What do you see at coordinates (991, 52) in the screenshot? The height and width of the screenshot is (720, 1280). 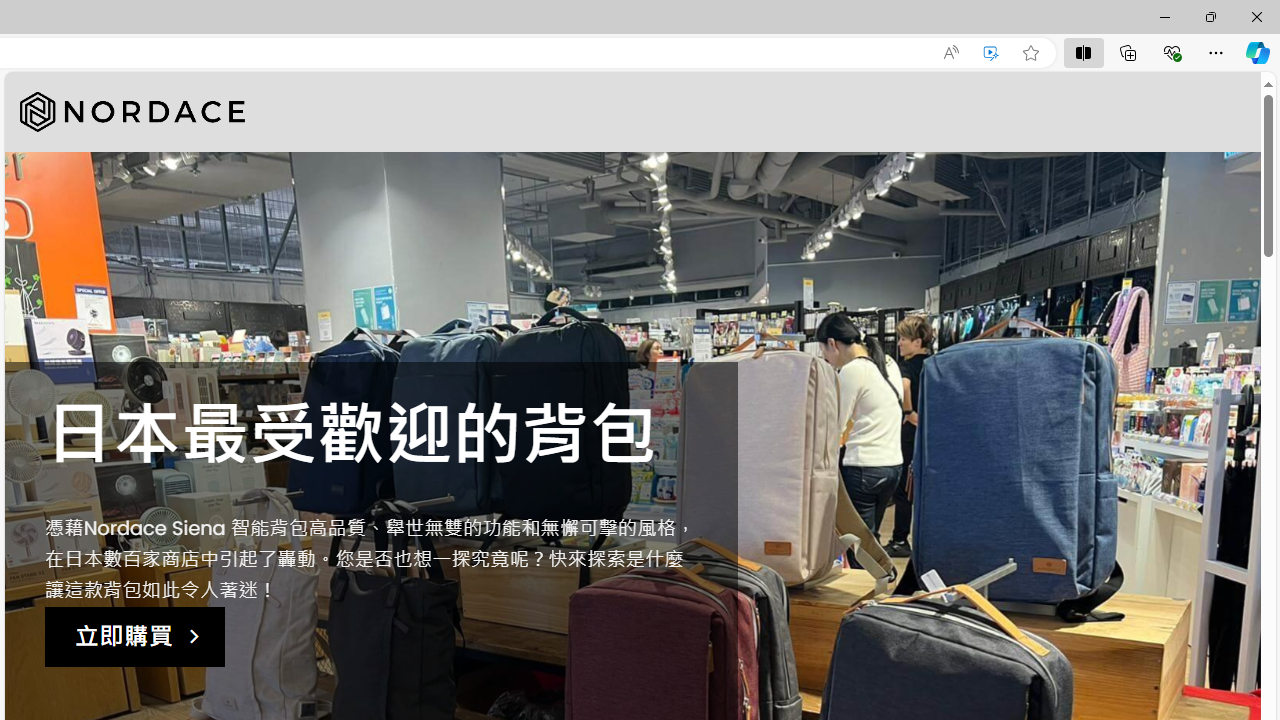 I see `'Enhance video'` at bounding box center [991, 52].